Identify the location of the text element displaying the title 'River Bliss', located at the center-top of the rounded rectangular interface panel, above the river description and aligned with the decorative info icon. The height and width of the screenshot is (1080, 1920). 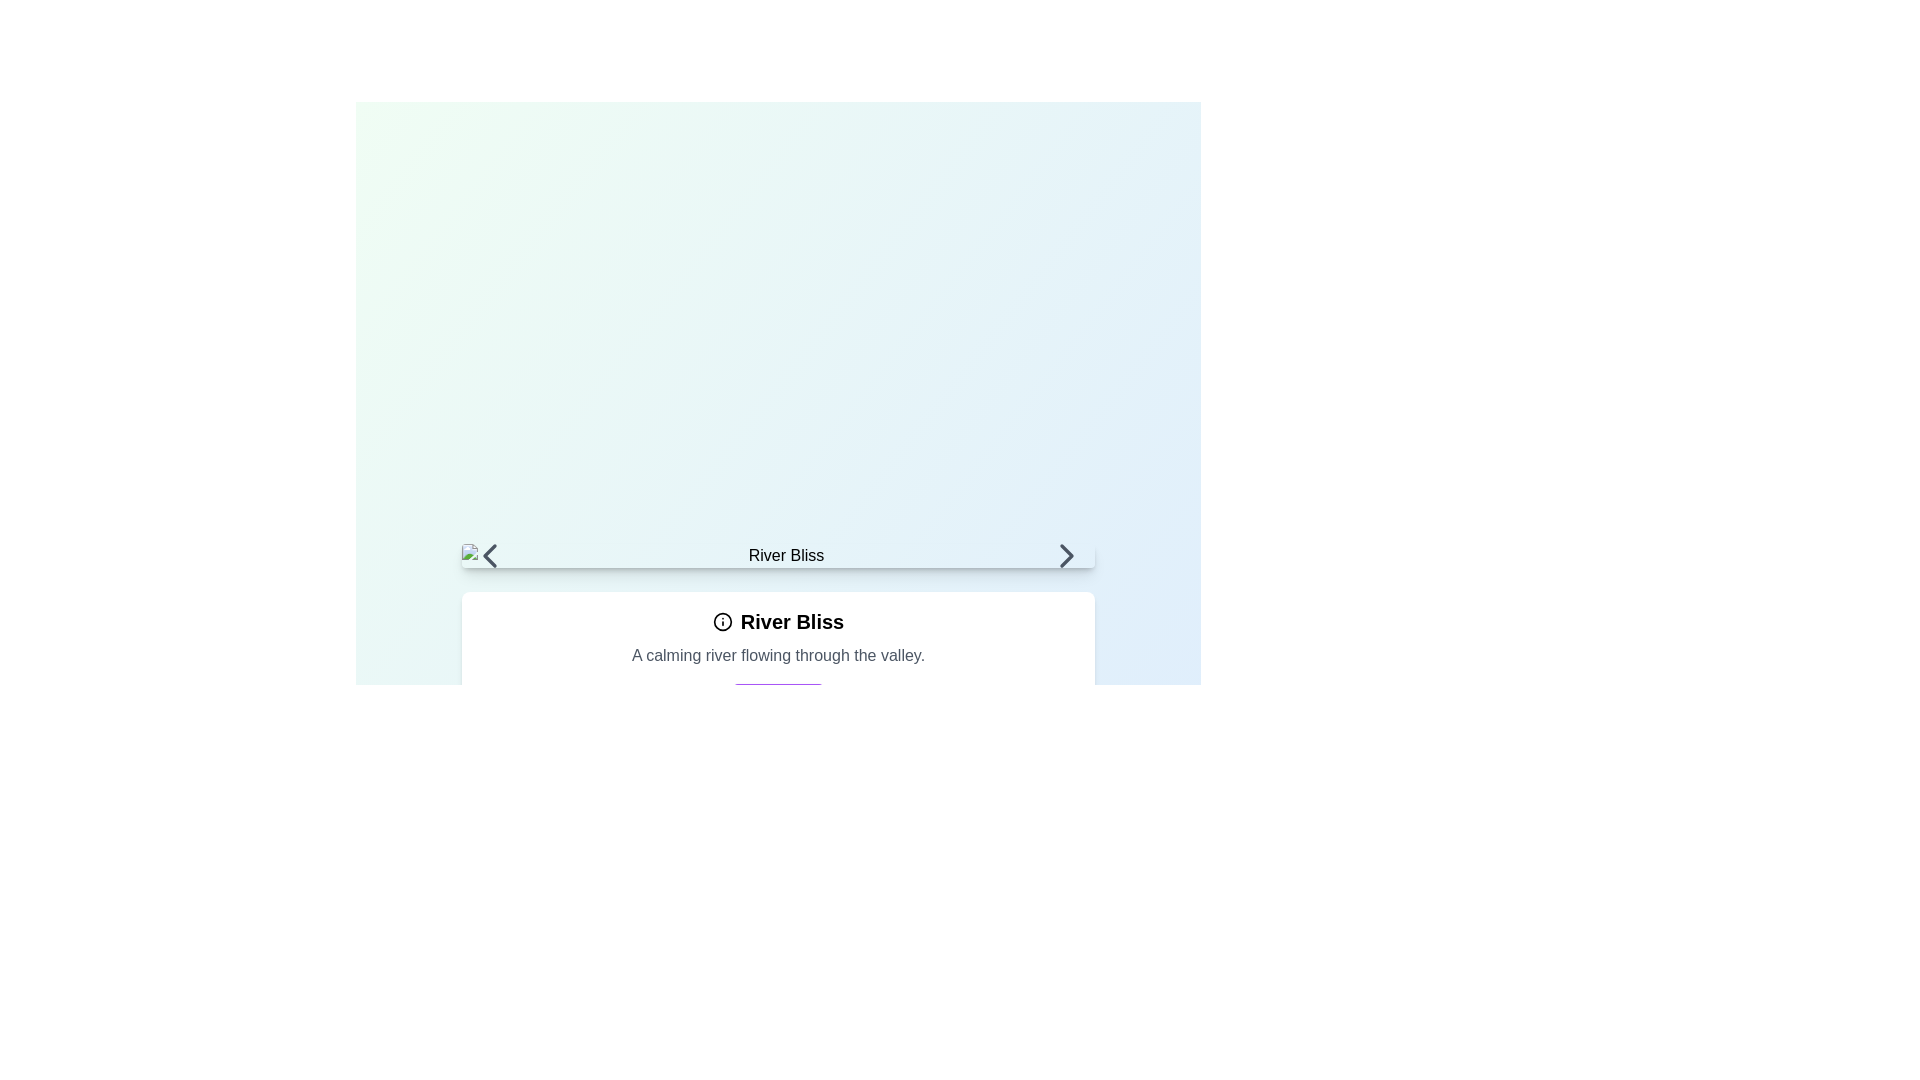
(777, 620).